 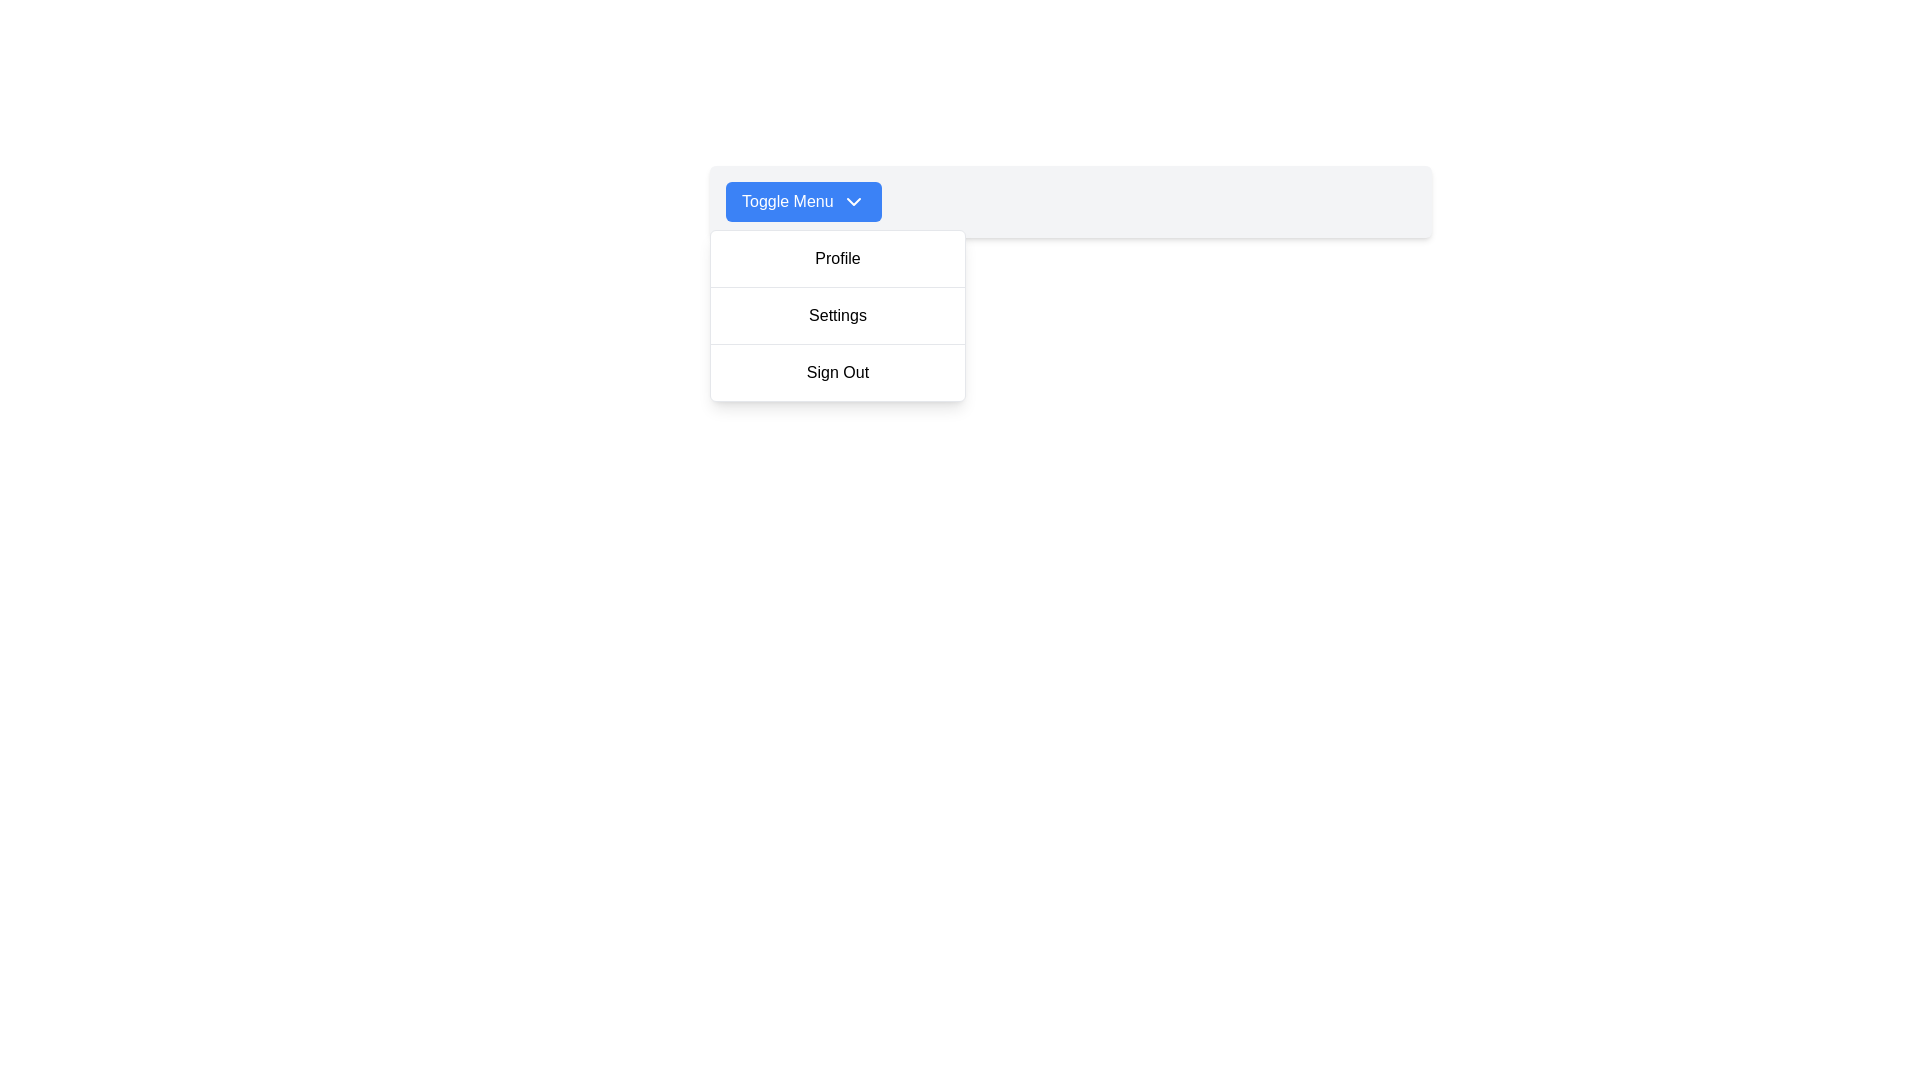 What do you see at coordinates (838, 315) in the screenshot?
I see `the settings Text label located in the dropdown menu, which is the second item beneath 'Profile' and above 'Sign Out'` at bounding box center [838, 315].